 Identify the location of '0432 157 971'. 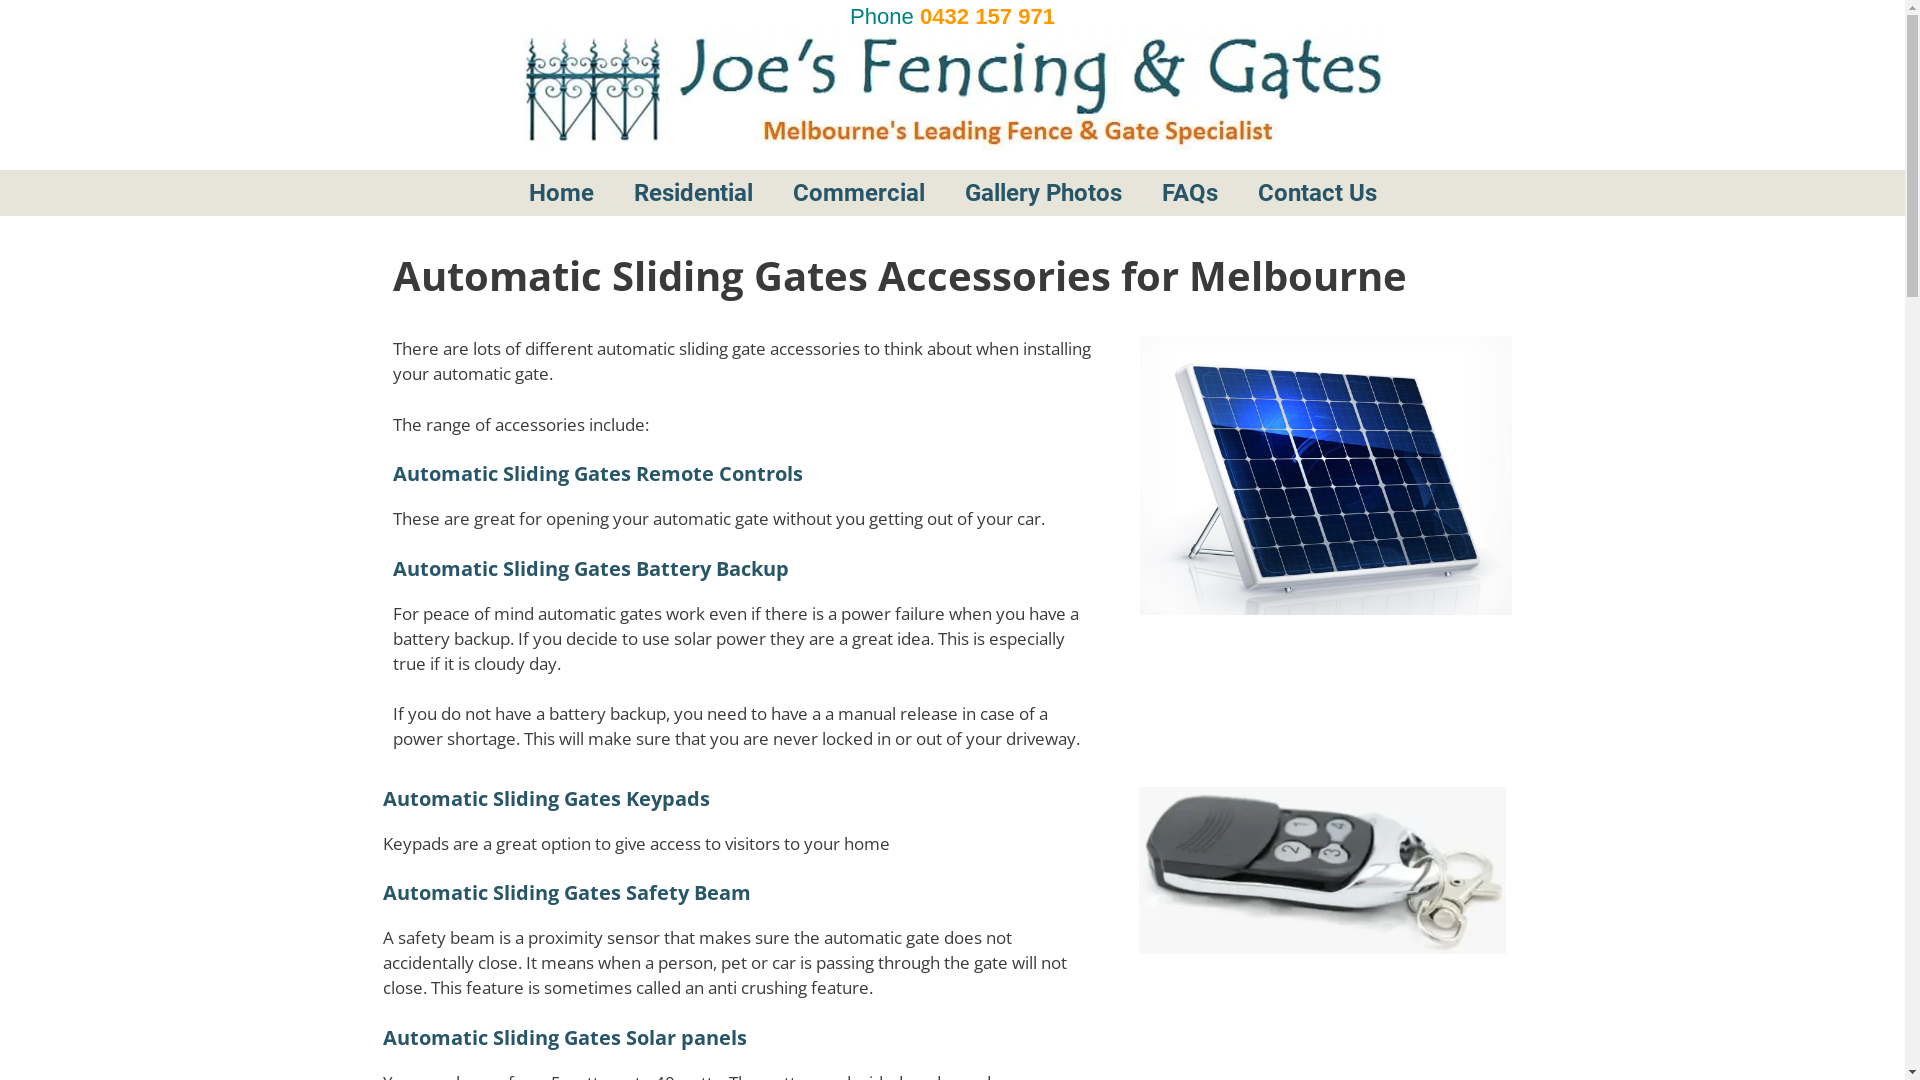
(987, 16).